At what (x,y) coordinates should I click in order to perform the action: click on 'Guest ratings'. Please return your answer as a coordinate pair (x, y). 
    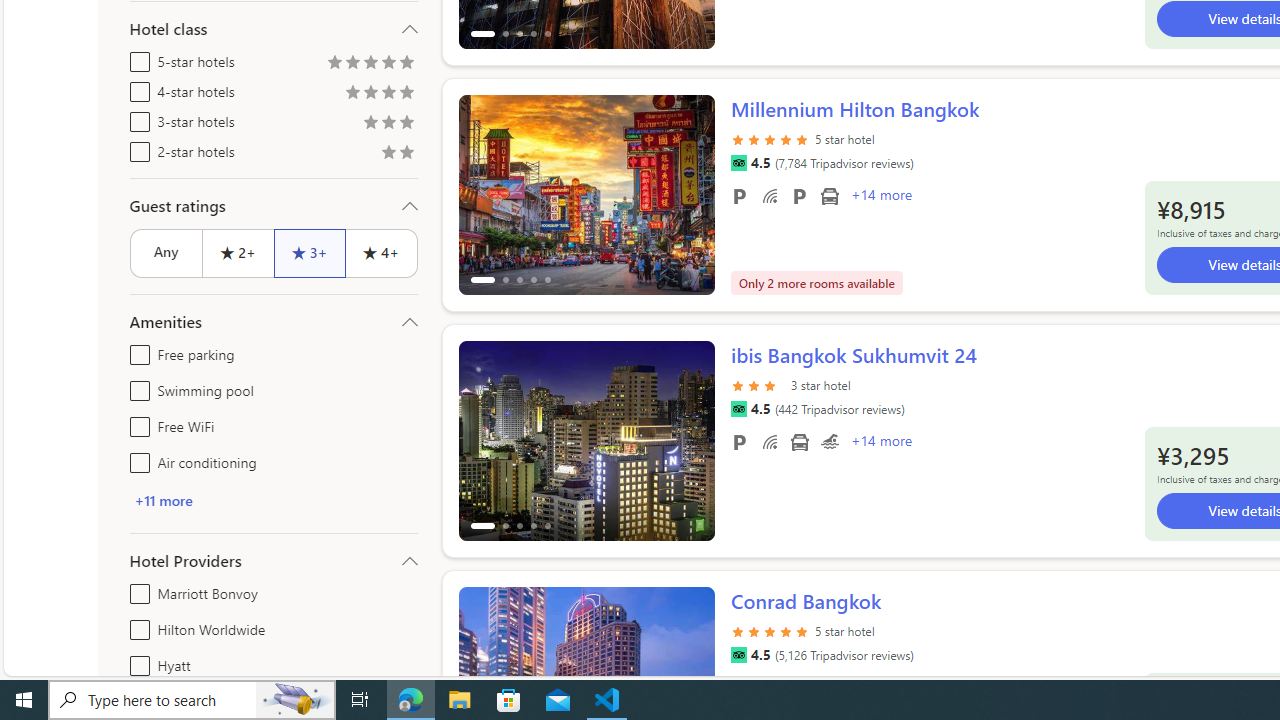
    Looking at the image, I should click on (272, 205).